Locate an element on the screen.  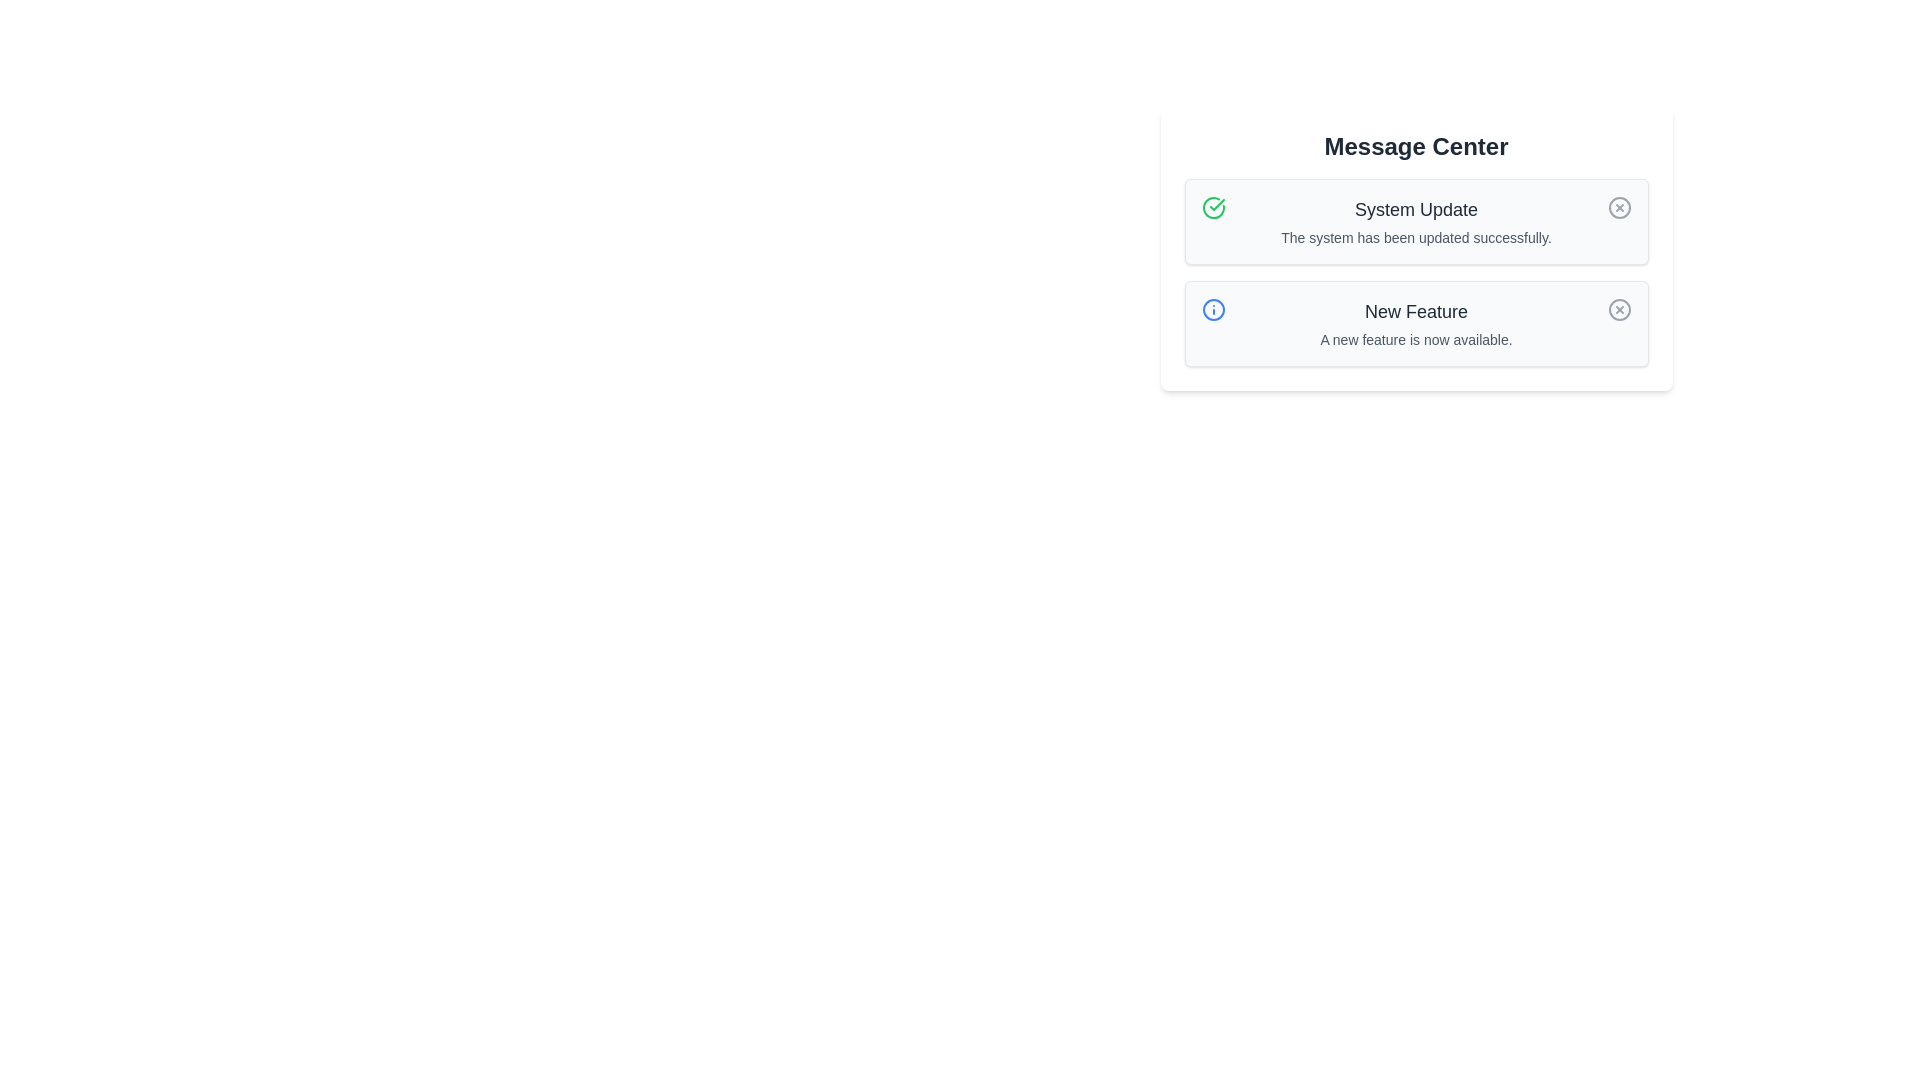
the circular dismiss icon located in the top-right corner of the 'New Feature' notification area is located at coordinates (1619, 309).